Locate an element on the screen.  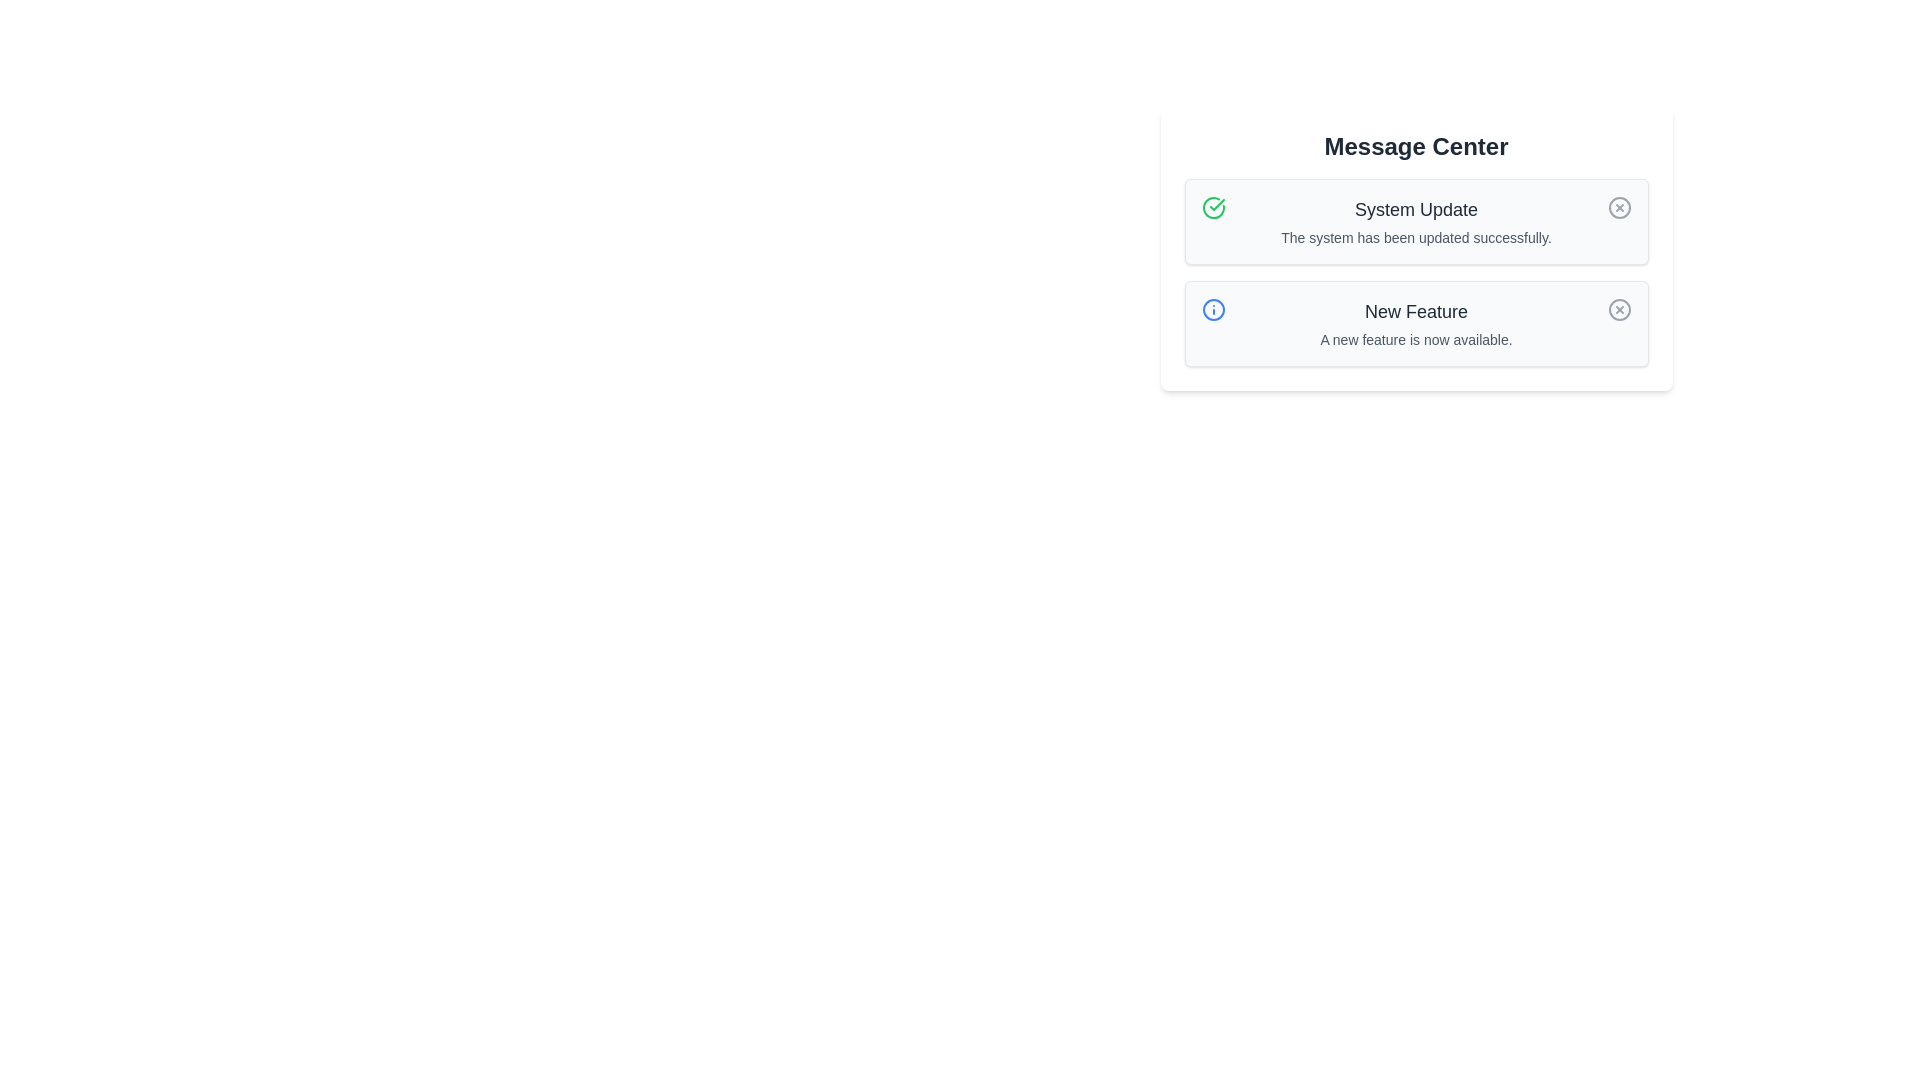
the circular dismiss icon located in the top-right corner of the 'New Feature' notification area is located at coordinates (1619, 309).